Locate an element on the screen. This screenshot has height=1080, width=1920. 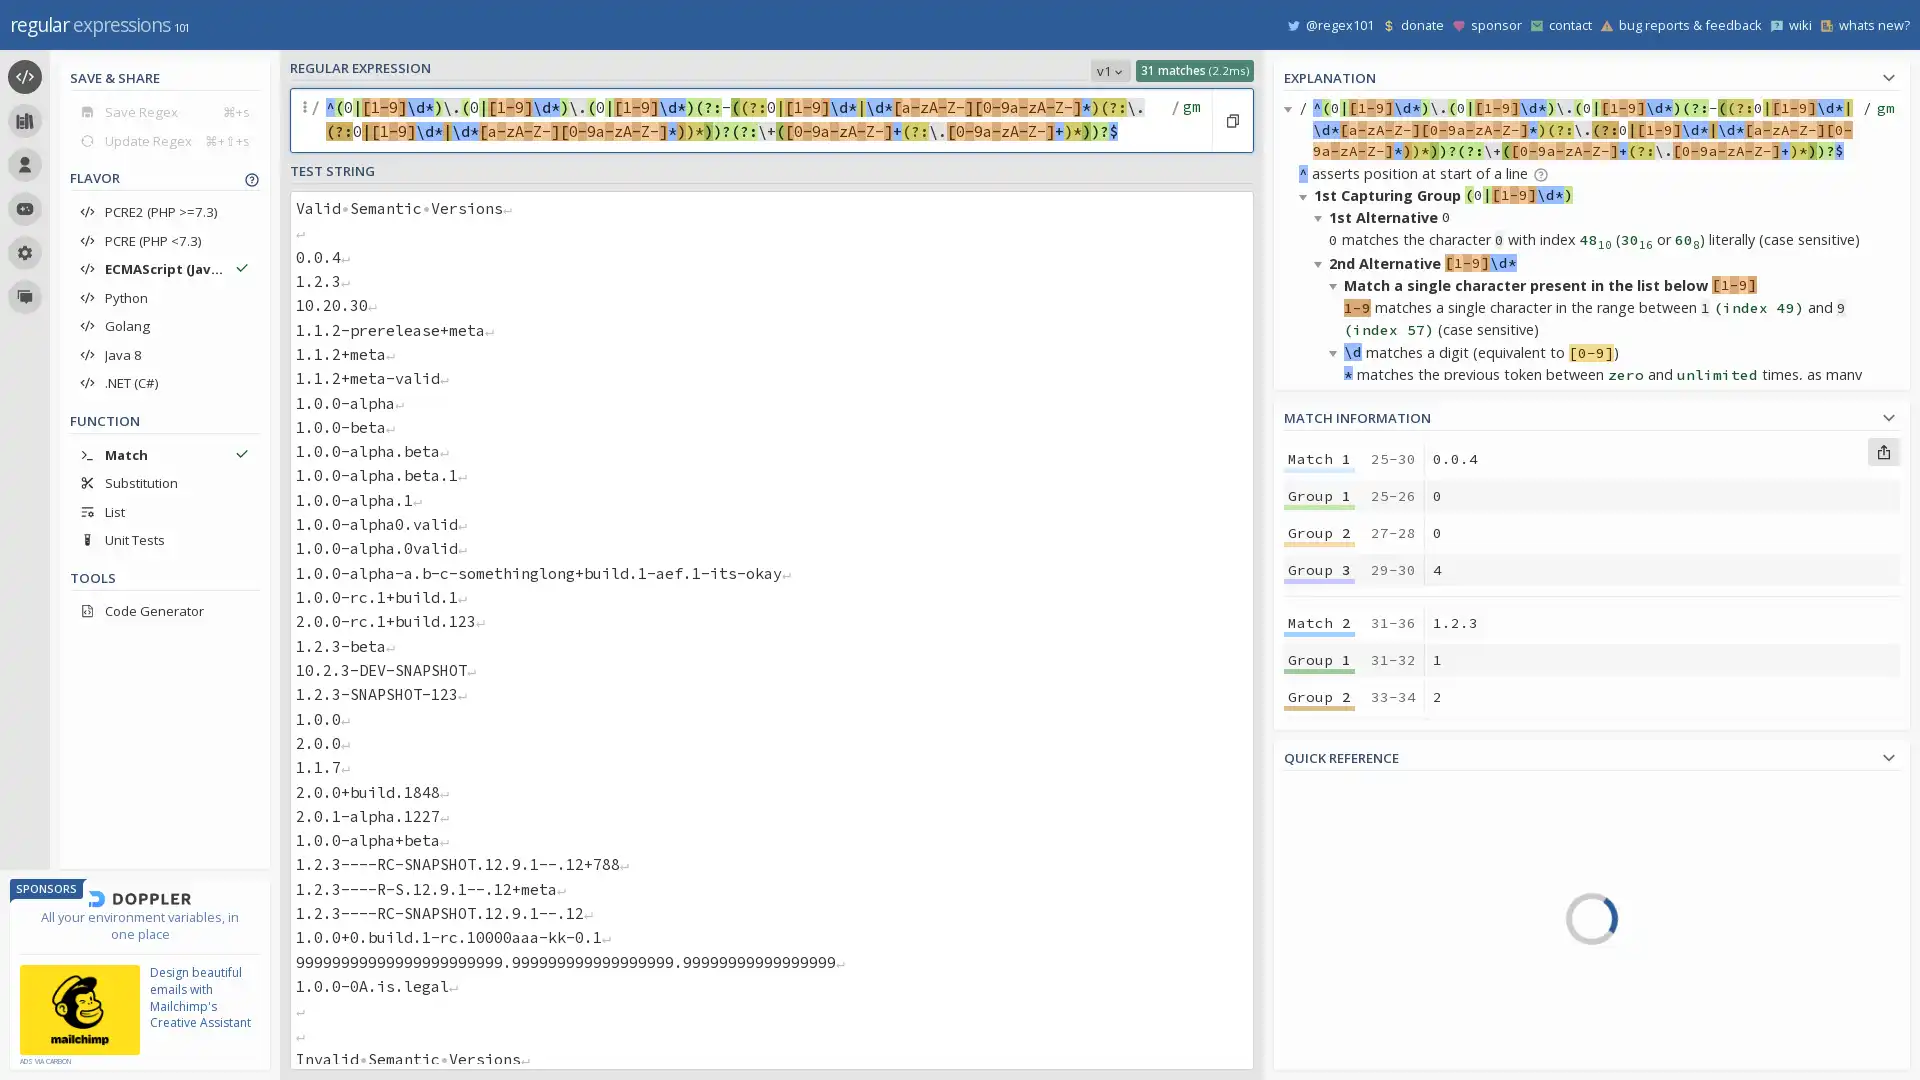
Collapse Subtree is located at coordinates (1306, 692).